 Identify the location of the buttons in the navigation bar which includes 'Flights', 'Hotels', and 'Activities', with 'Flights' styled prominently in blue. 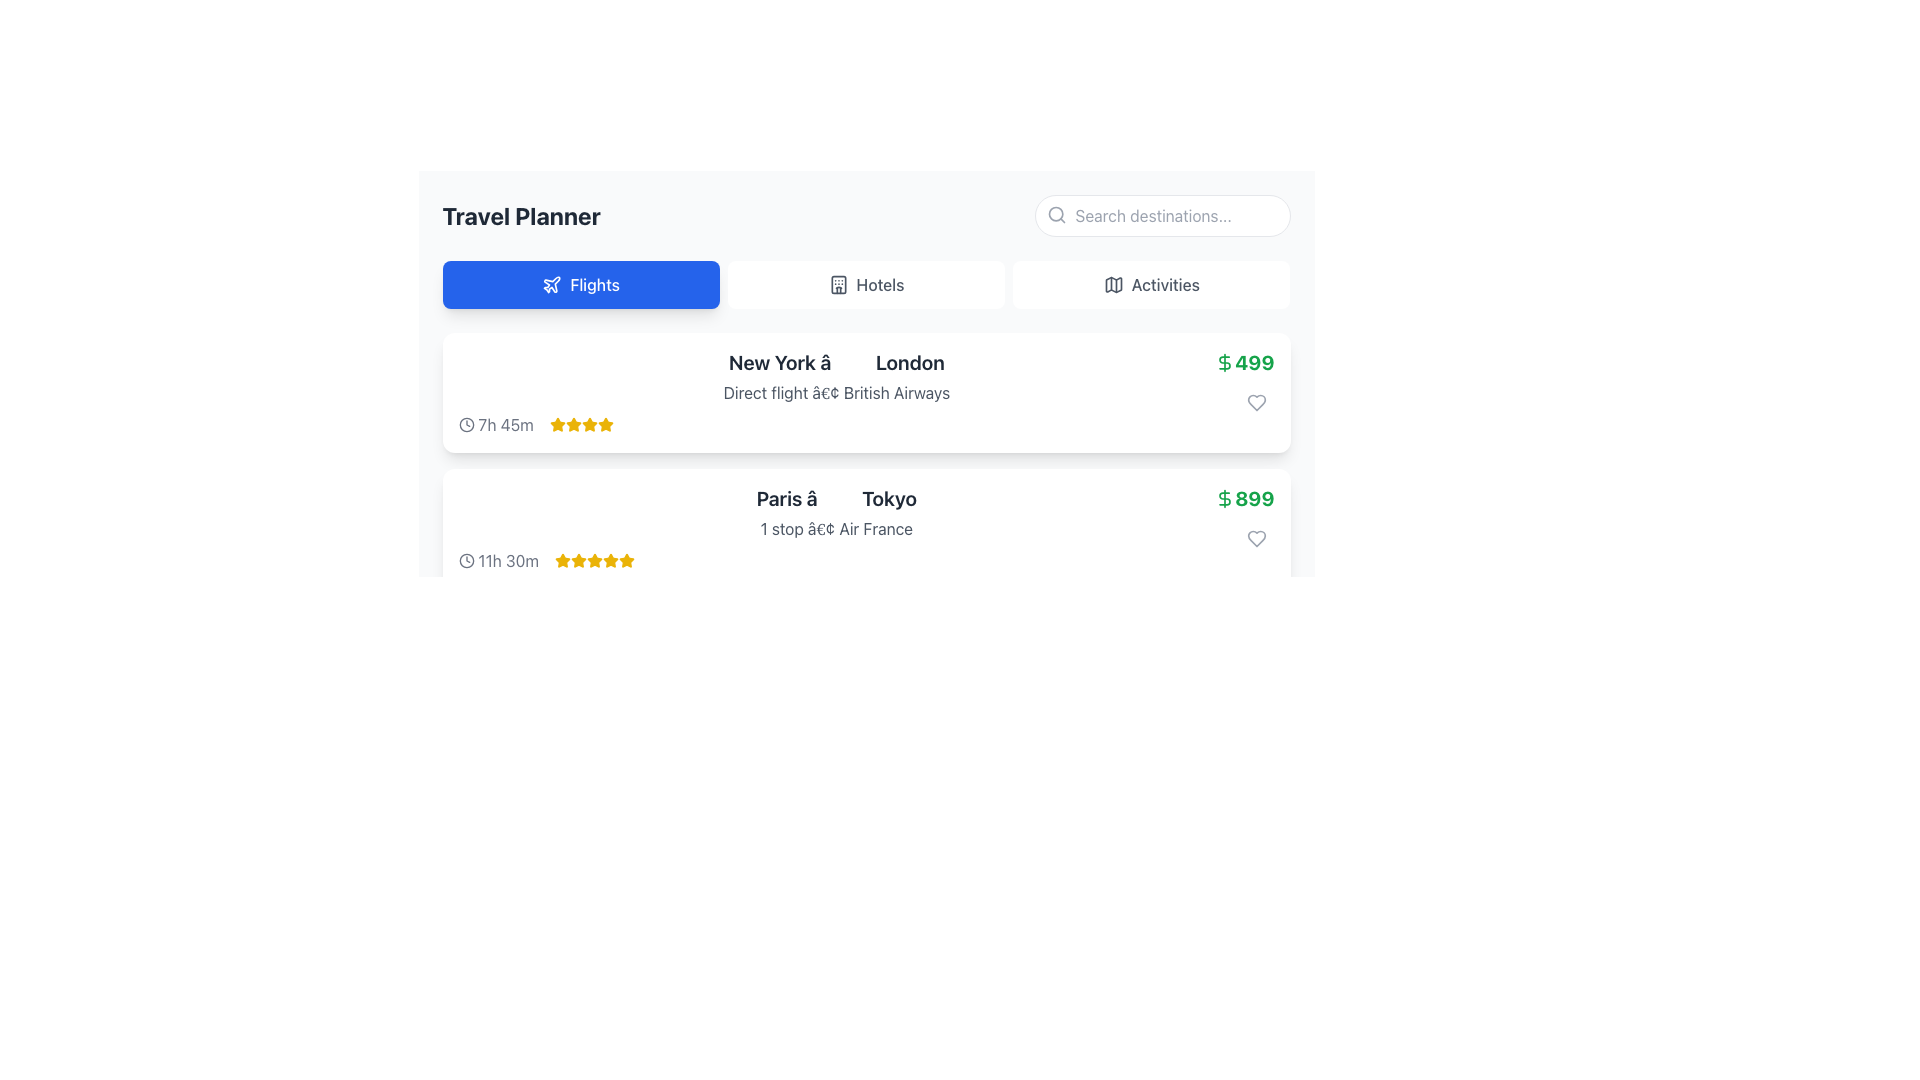
(866, 285).